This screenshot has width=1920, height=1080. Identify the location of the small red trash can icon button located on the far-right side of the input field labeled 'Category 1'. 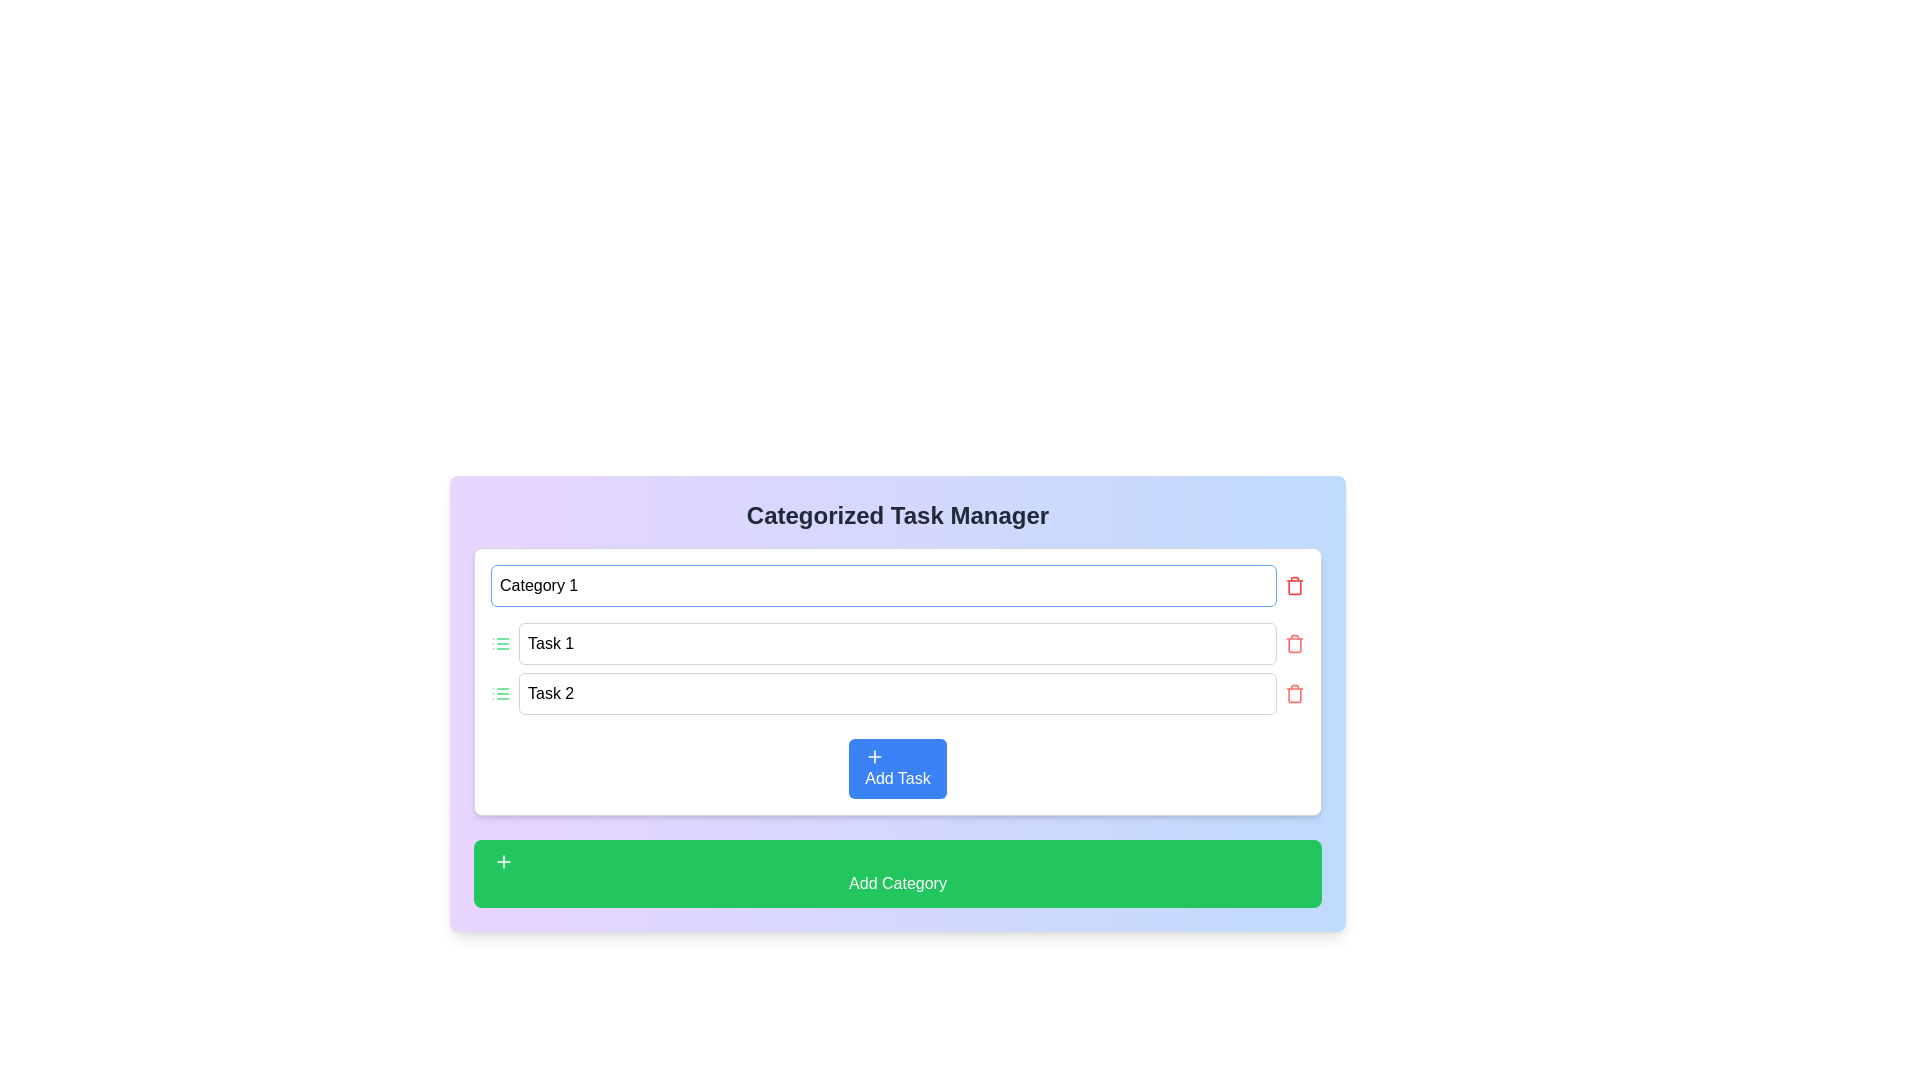
(1295, 585).